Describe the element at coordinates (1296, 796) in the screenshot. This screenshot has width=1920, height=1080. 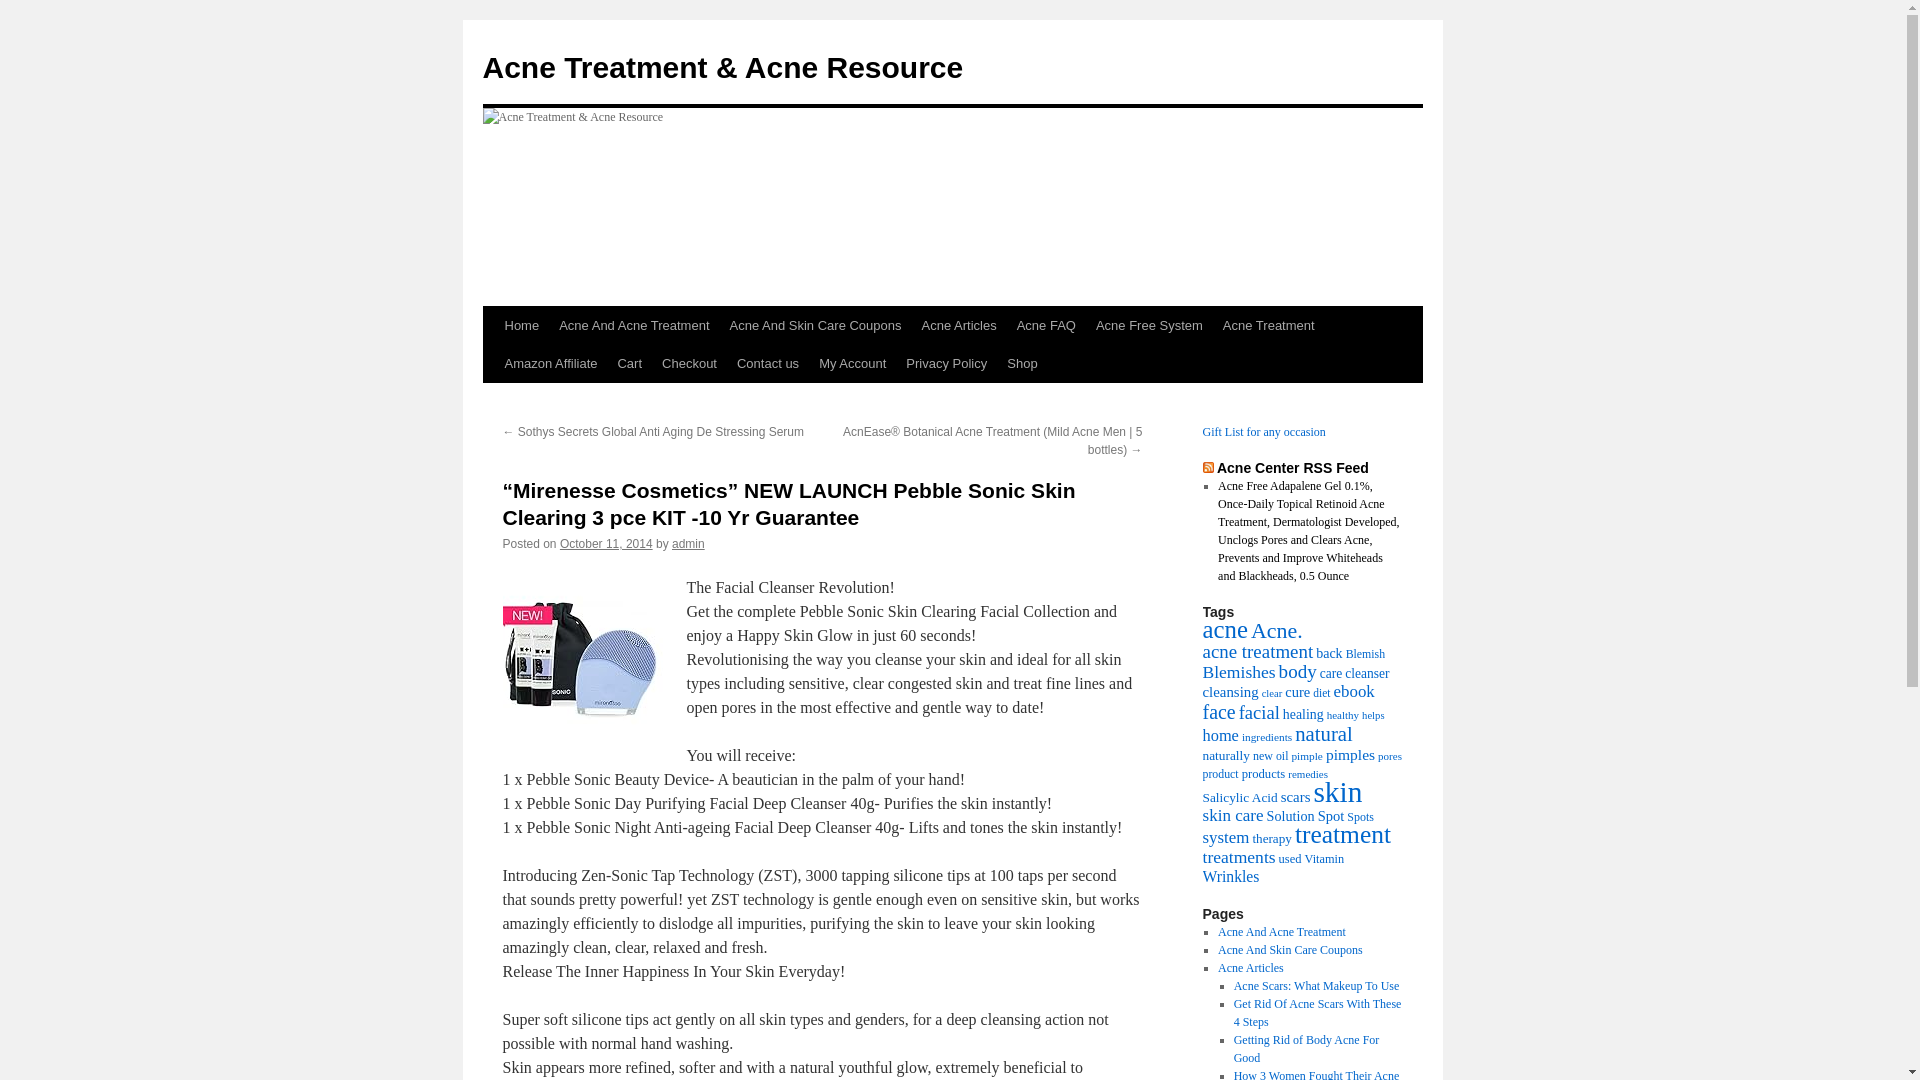
I see `'scars'` at that location.